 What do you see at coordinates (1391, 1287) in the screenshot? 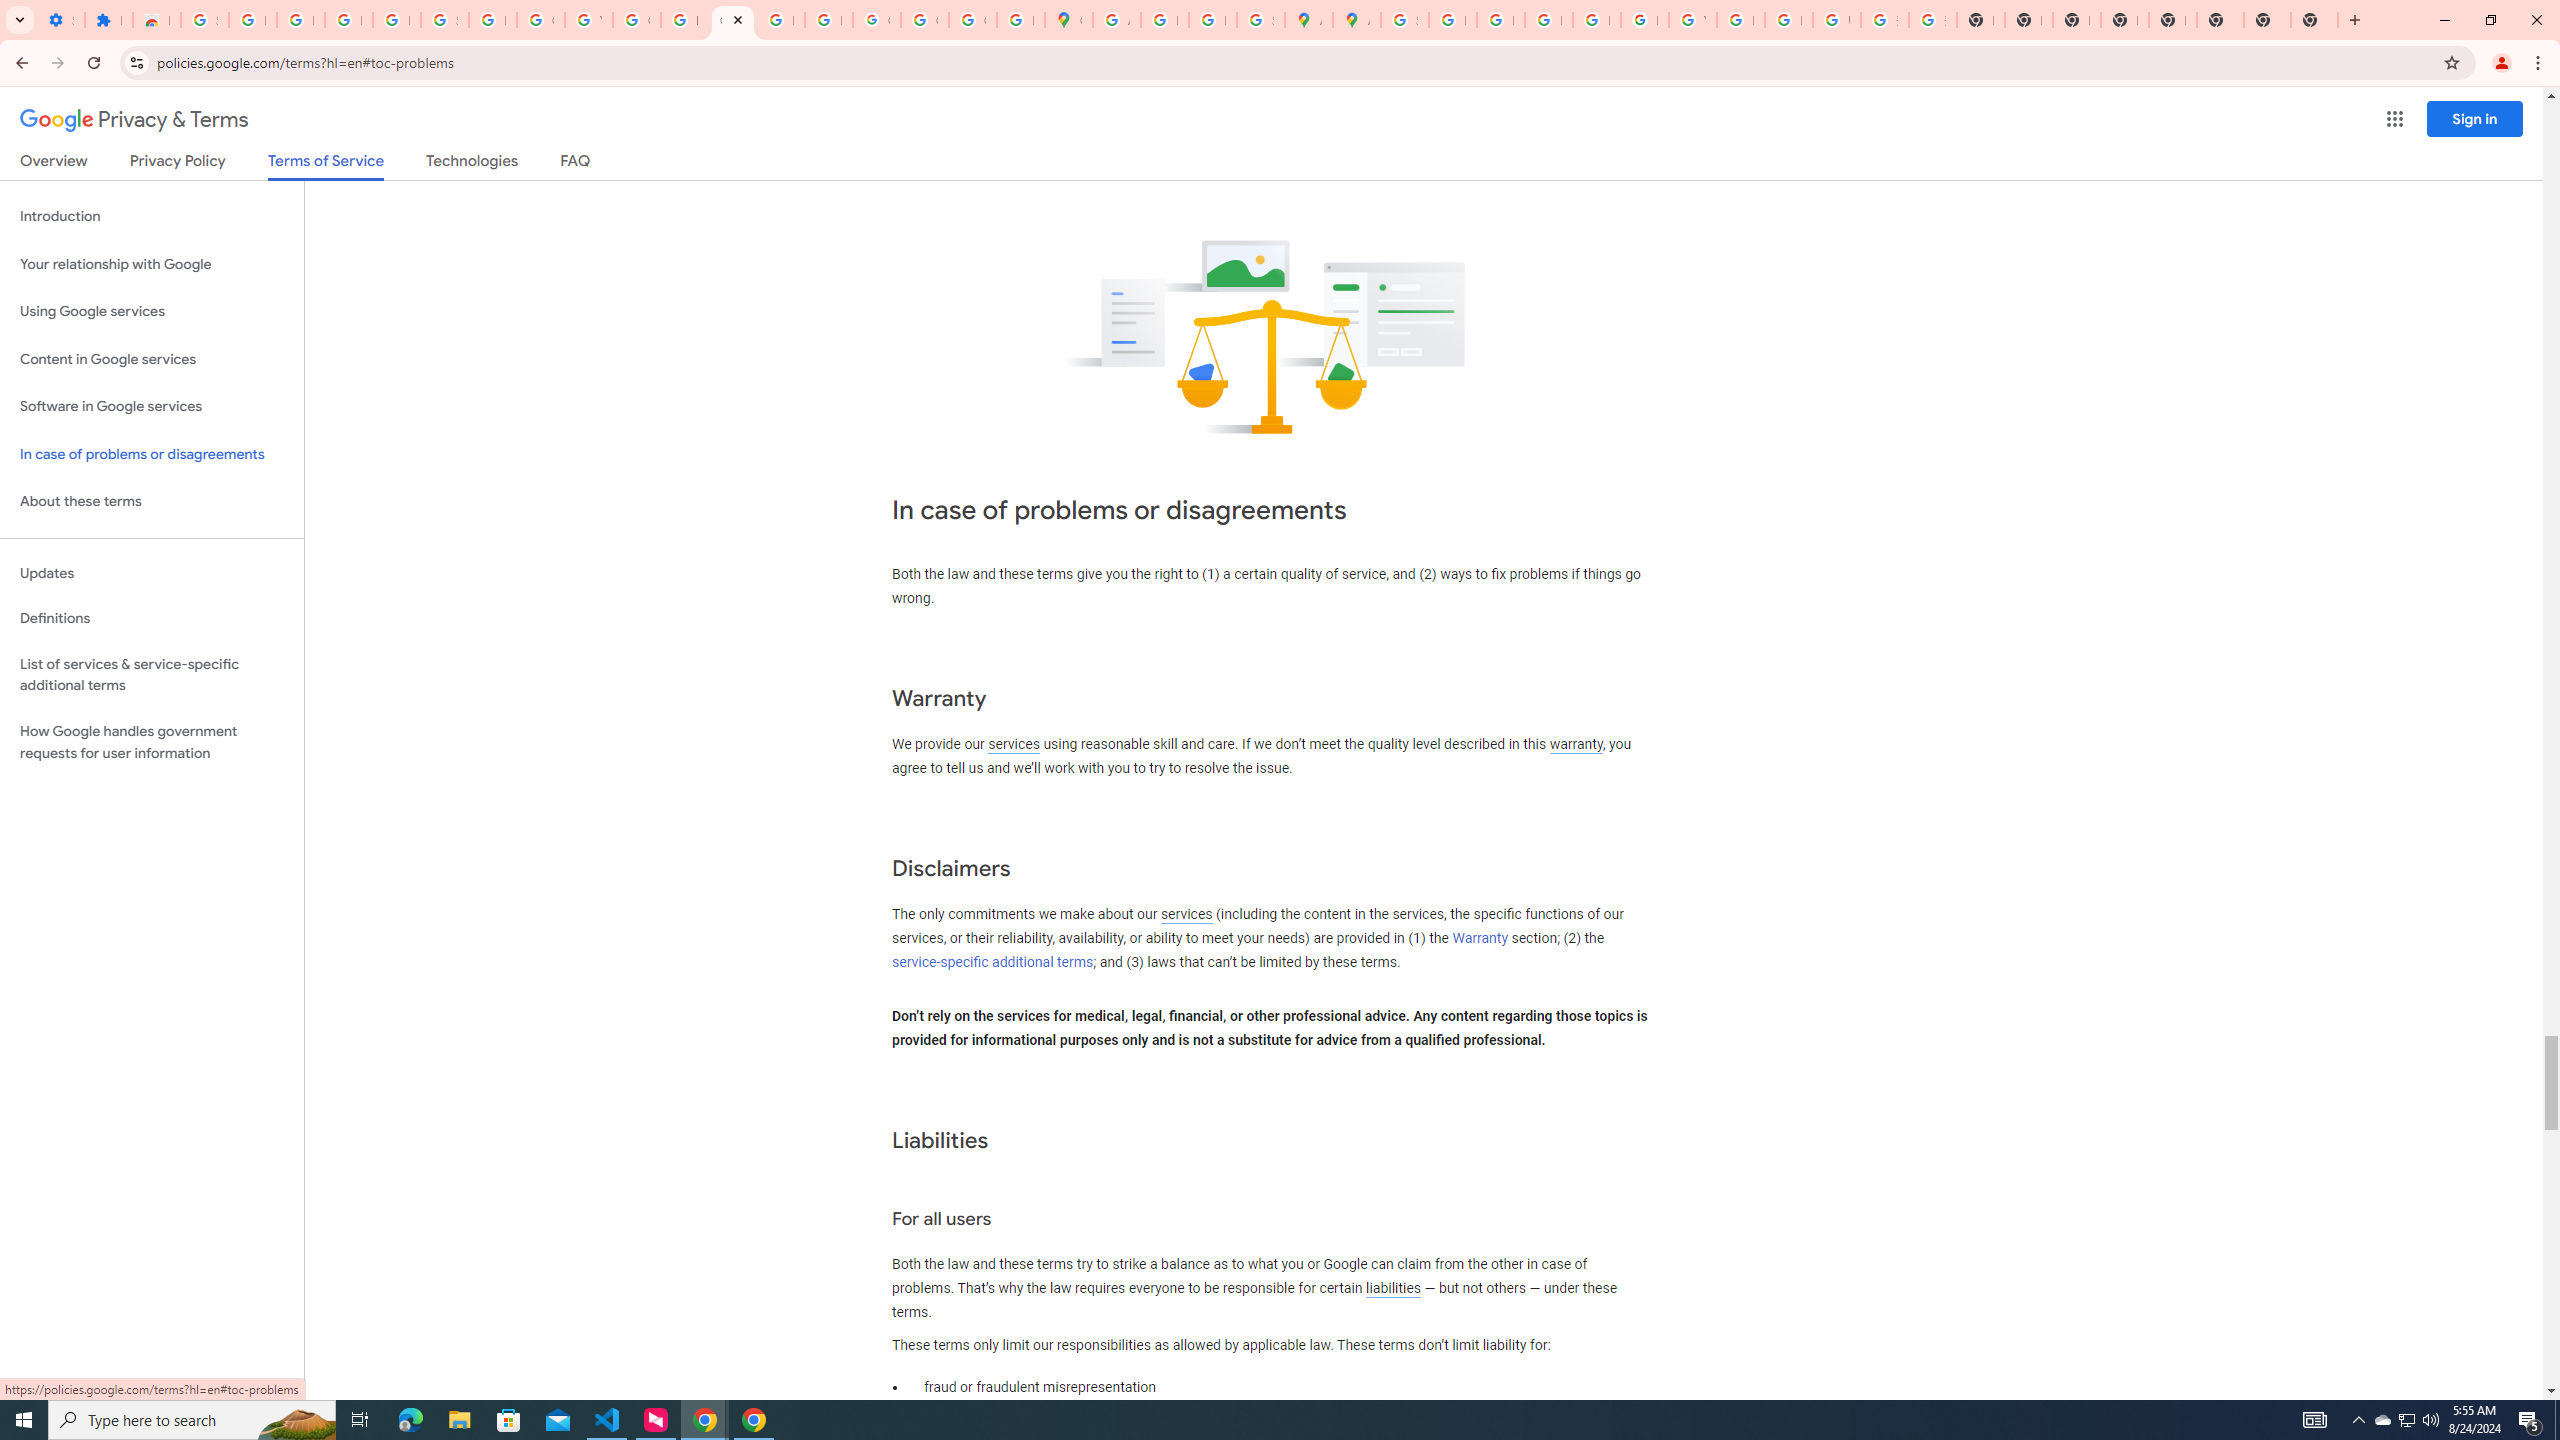
I see `'liabilities'` at bounding box center [1391, 1287].